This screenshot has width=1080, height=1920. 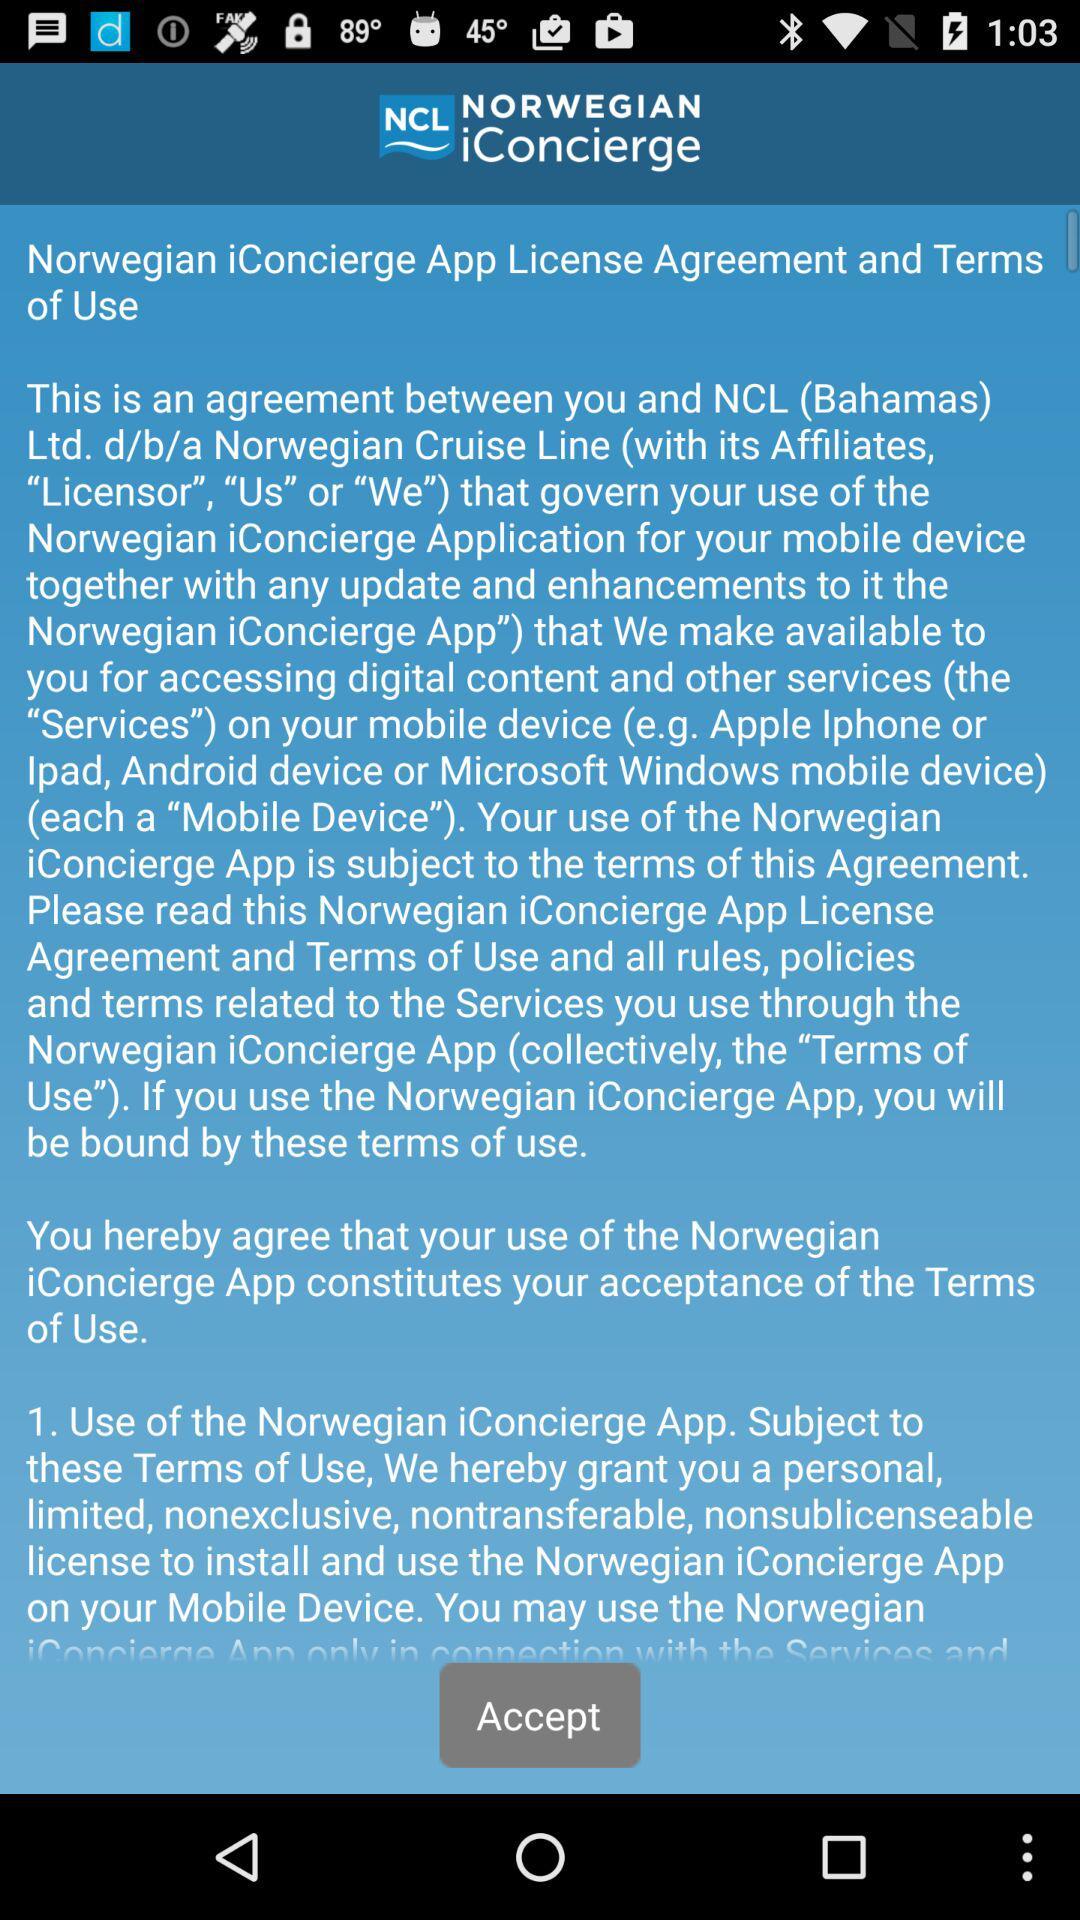 I want to click on accept, so click(x=540, y=1714).